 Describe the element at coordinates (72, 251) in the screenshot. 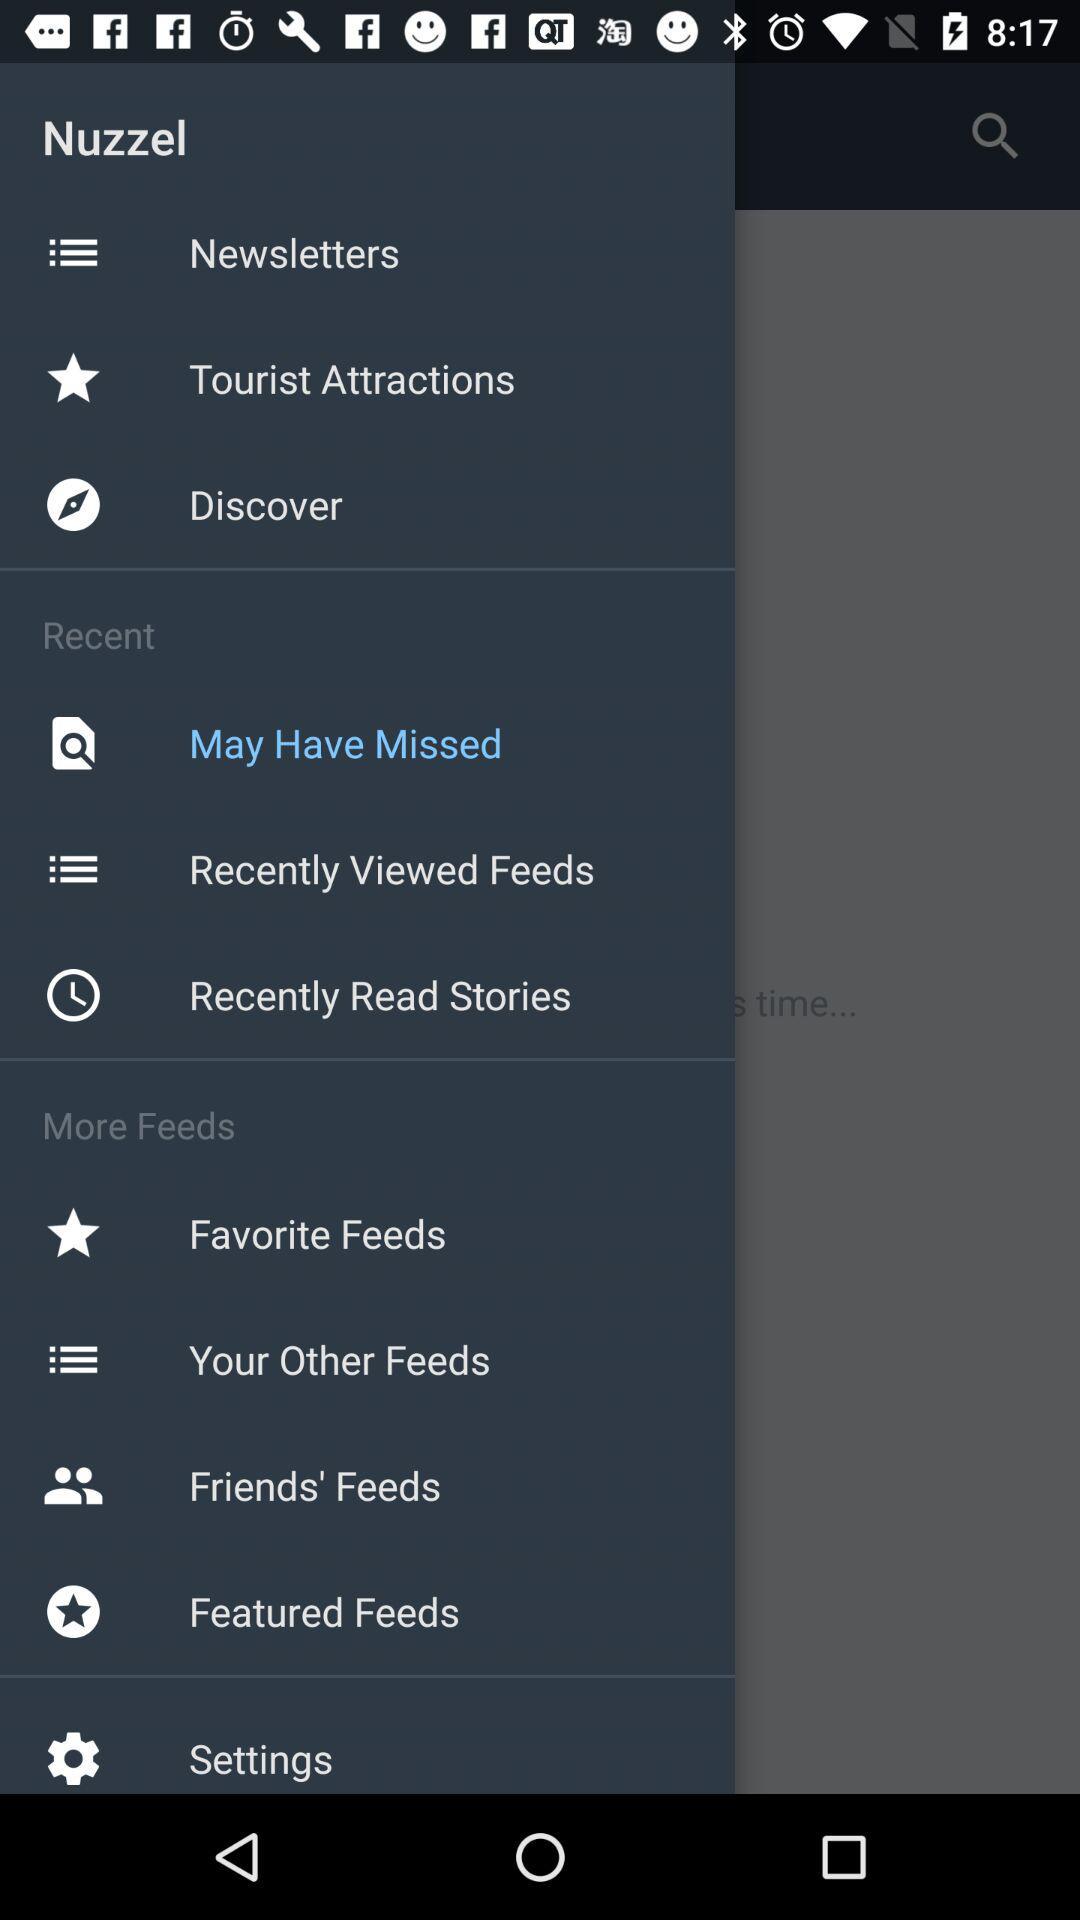

I see `the icon beside newsletters` at that location.